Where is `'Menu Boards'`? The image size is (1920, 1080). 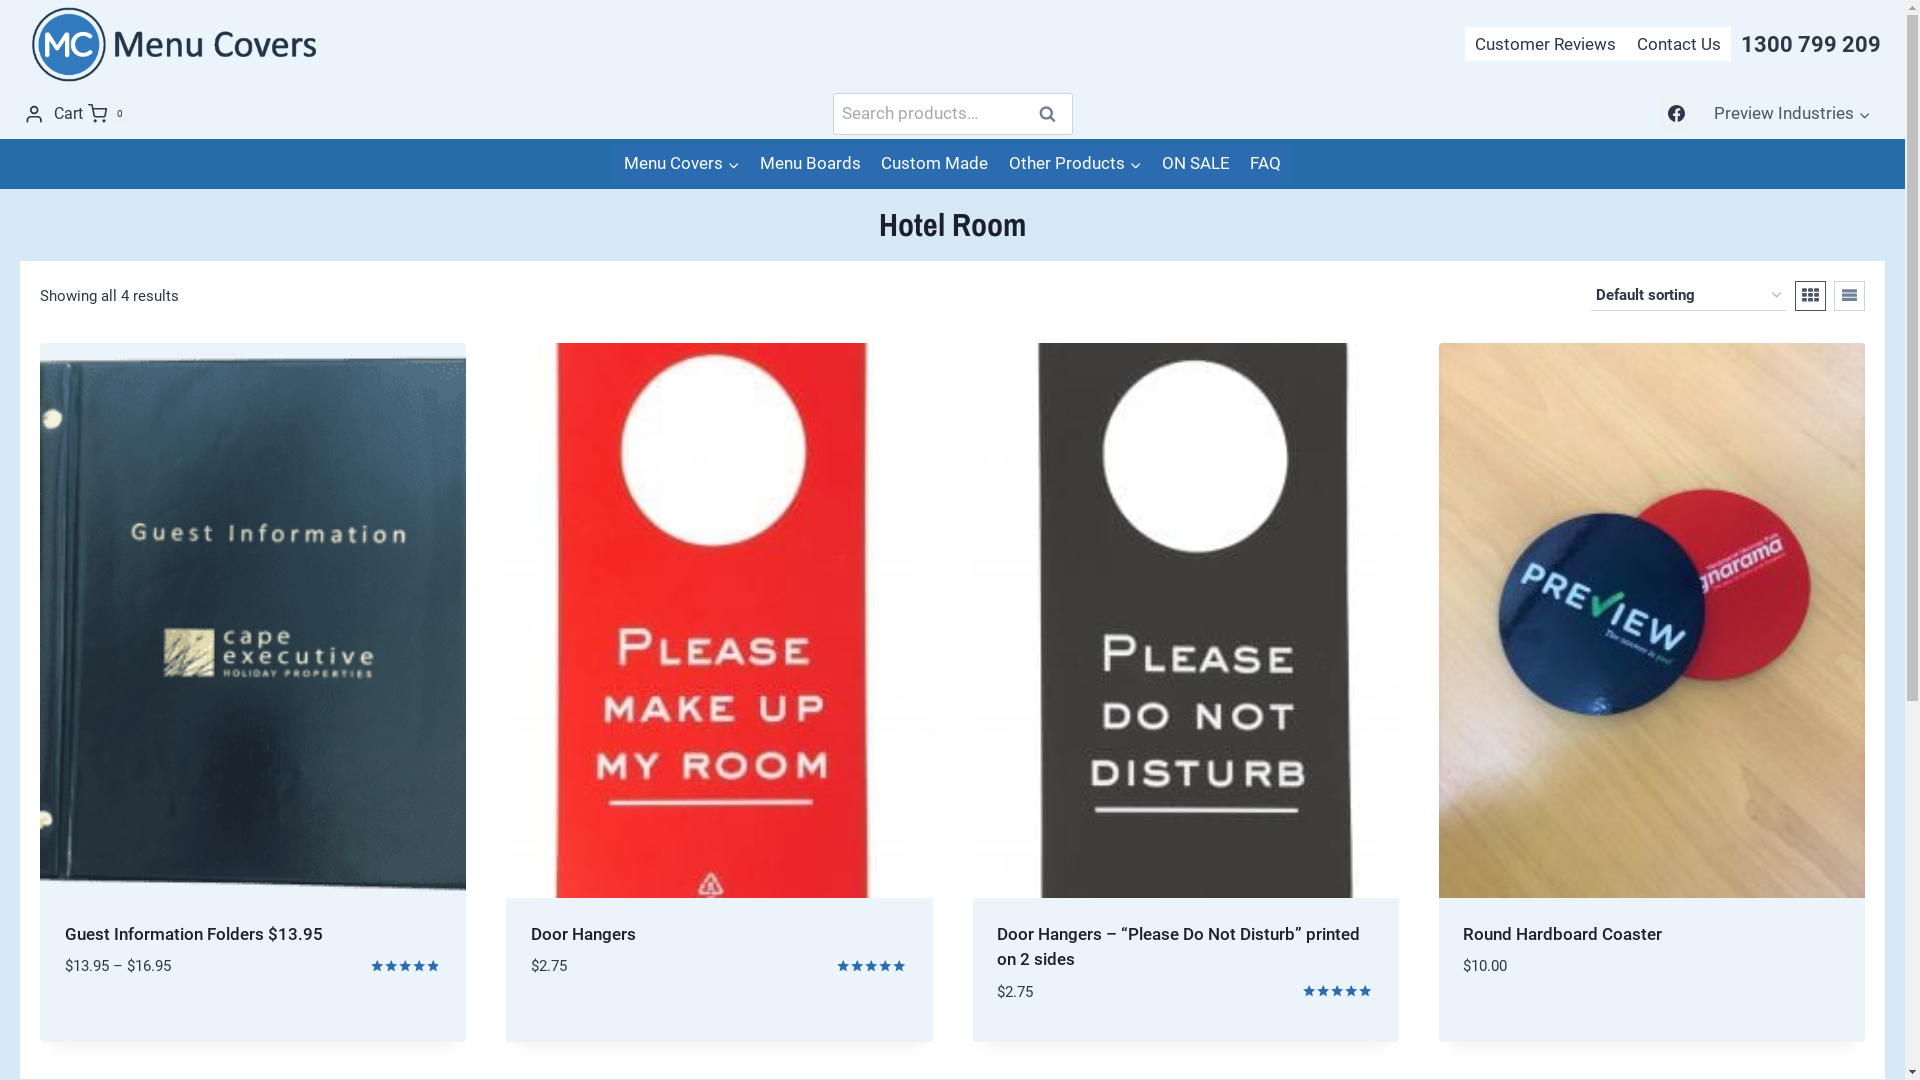 'Menu Boards' is located at coordinates (748, 162).